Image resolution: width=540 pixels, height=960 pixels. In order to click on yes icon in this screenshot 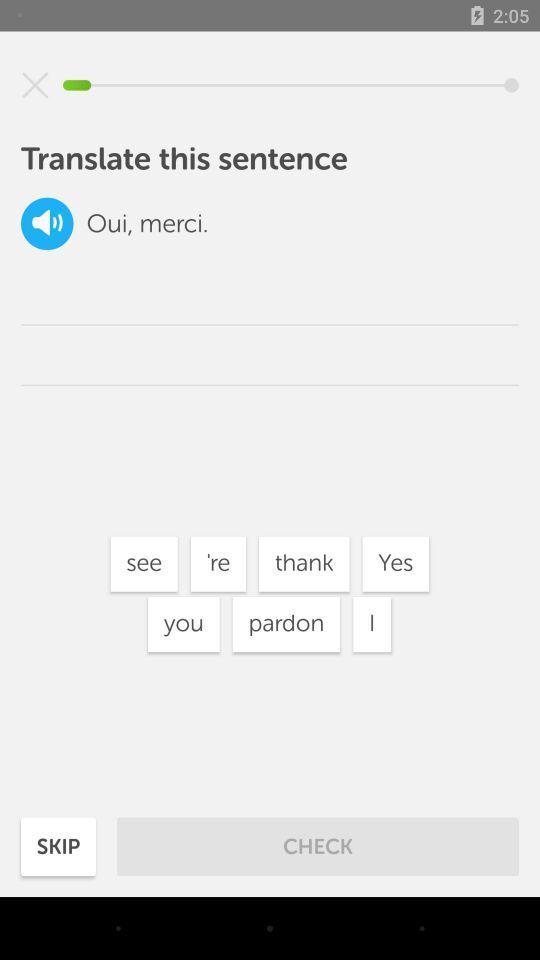, I will do `click(395, 564)`.